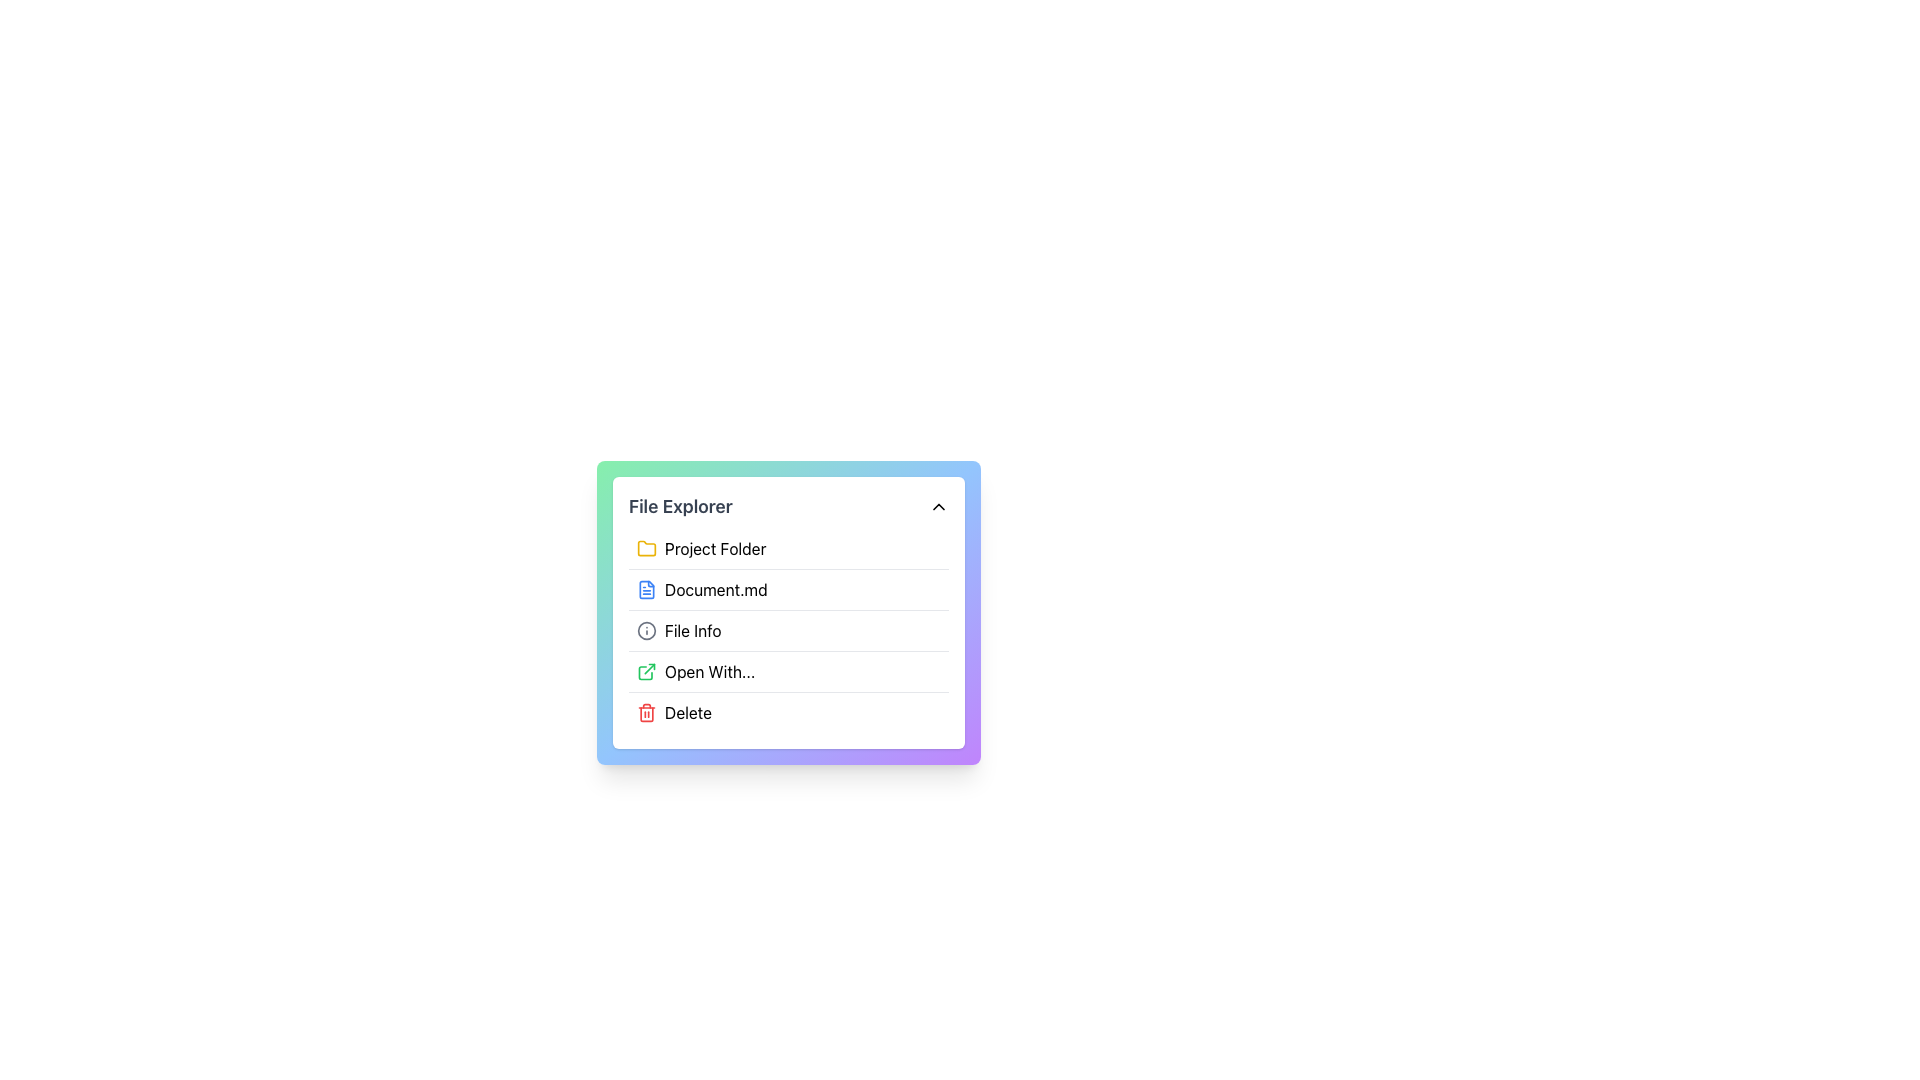  Describe the element at coordinates (787, 711) in the screenshot. I see `the last item in the vertical list menu that represents a deletion action, located beneath the 'Open With...' row` at that location.